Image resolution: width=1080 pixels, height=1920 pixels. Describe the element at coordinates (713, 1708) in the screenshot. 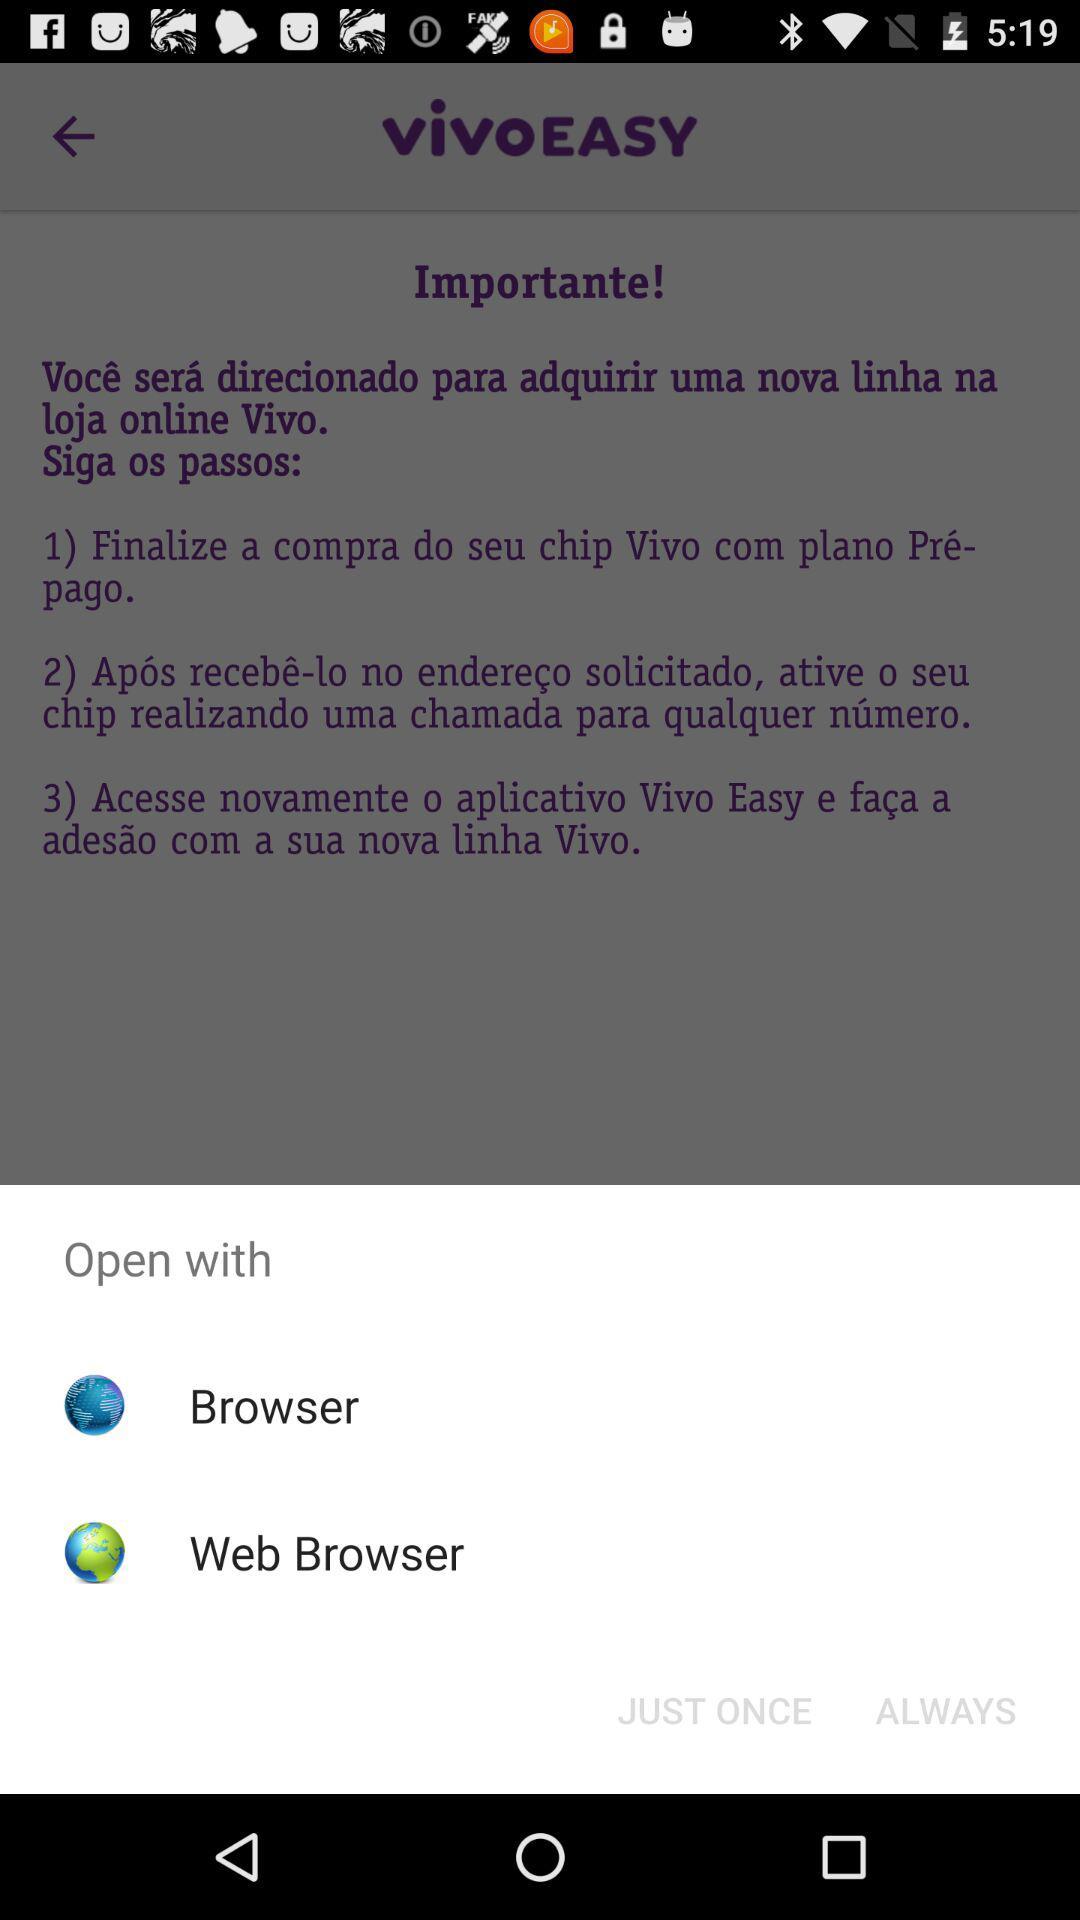

I see `button next to the always button` at that location.